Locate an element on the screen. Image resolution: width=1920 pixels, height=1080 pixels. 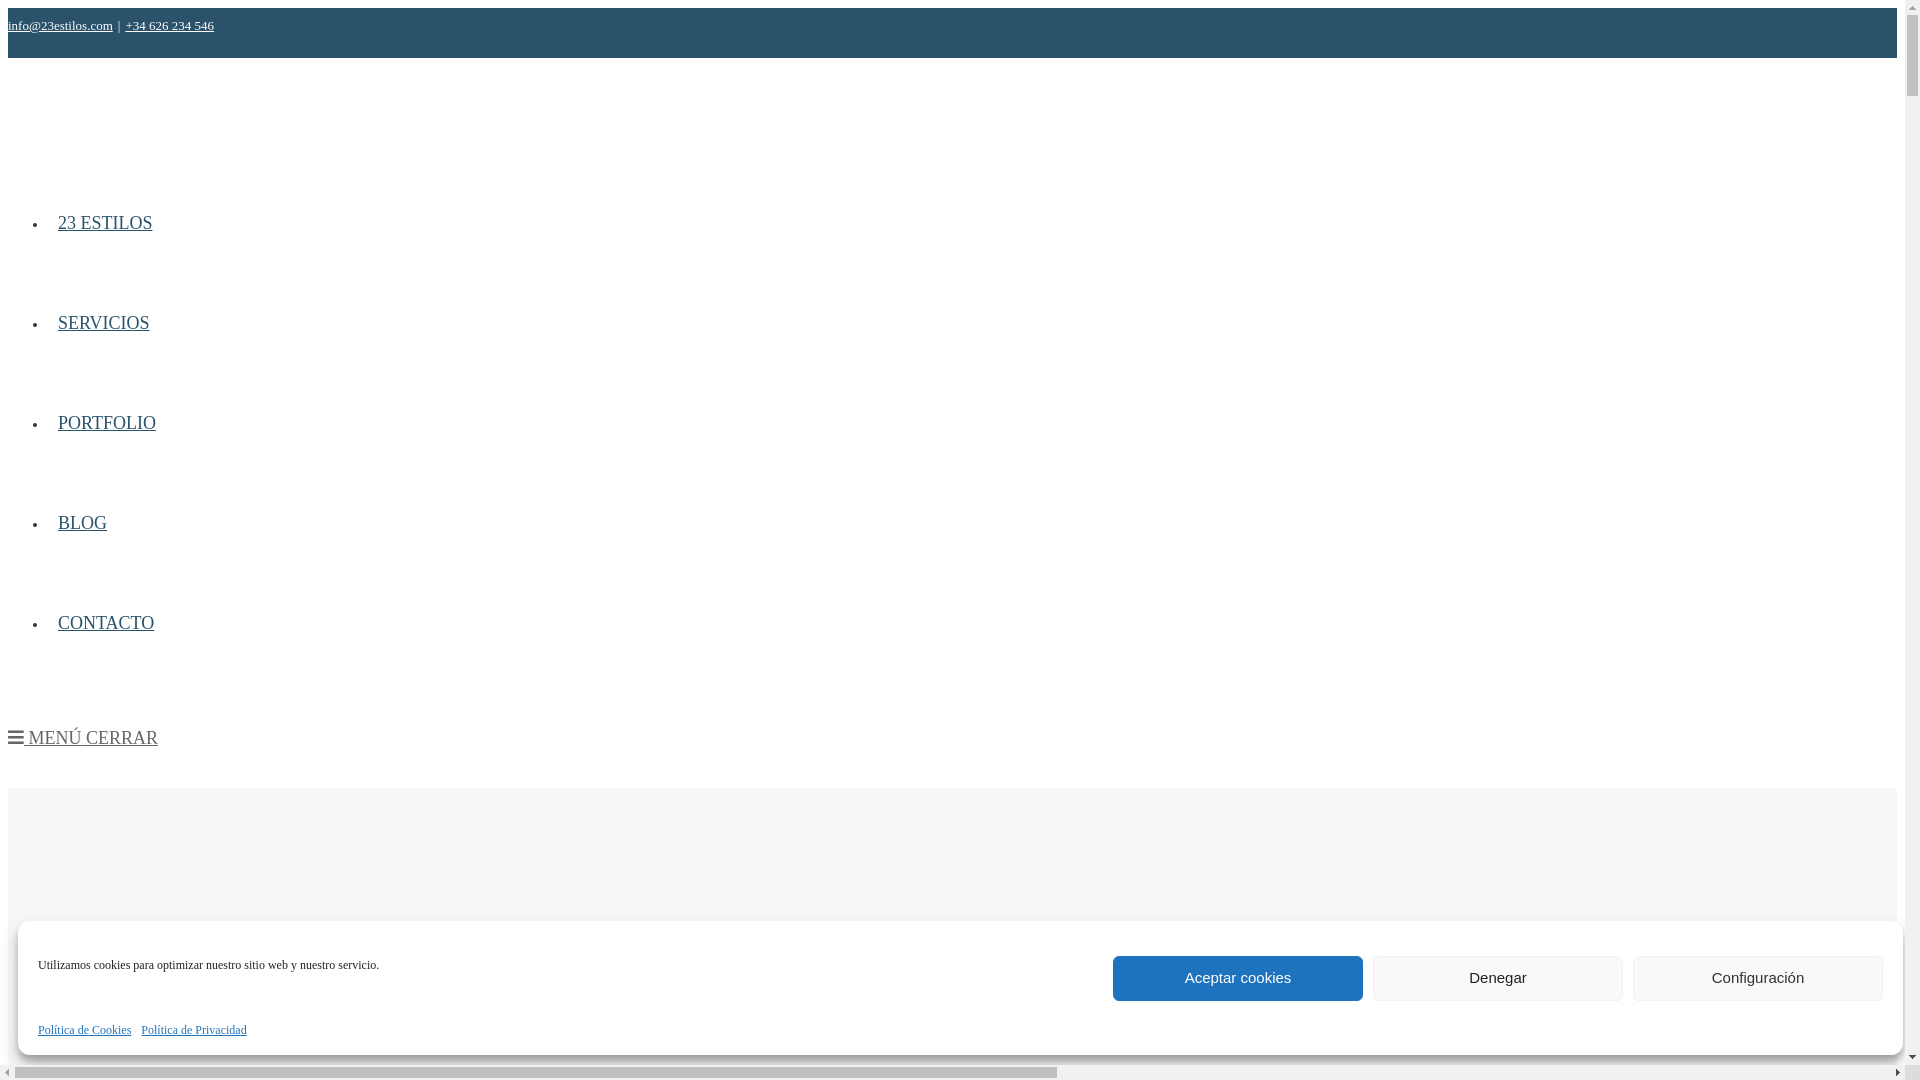
'BLOG' is located at coordinates (81, 520).